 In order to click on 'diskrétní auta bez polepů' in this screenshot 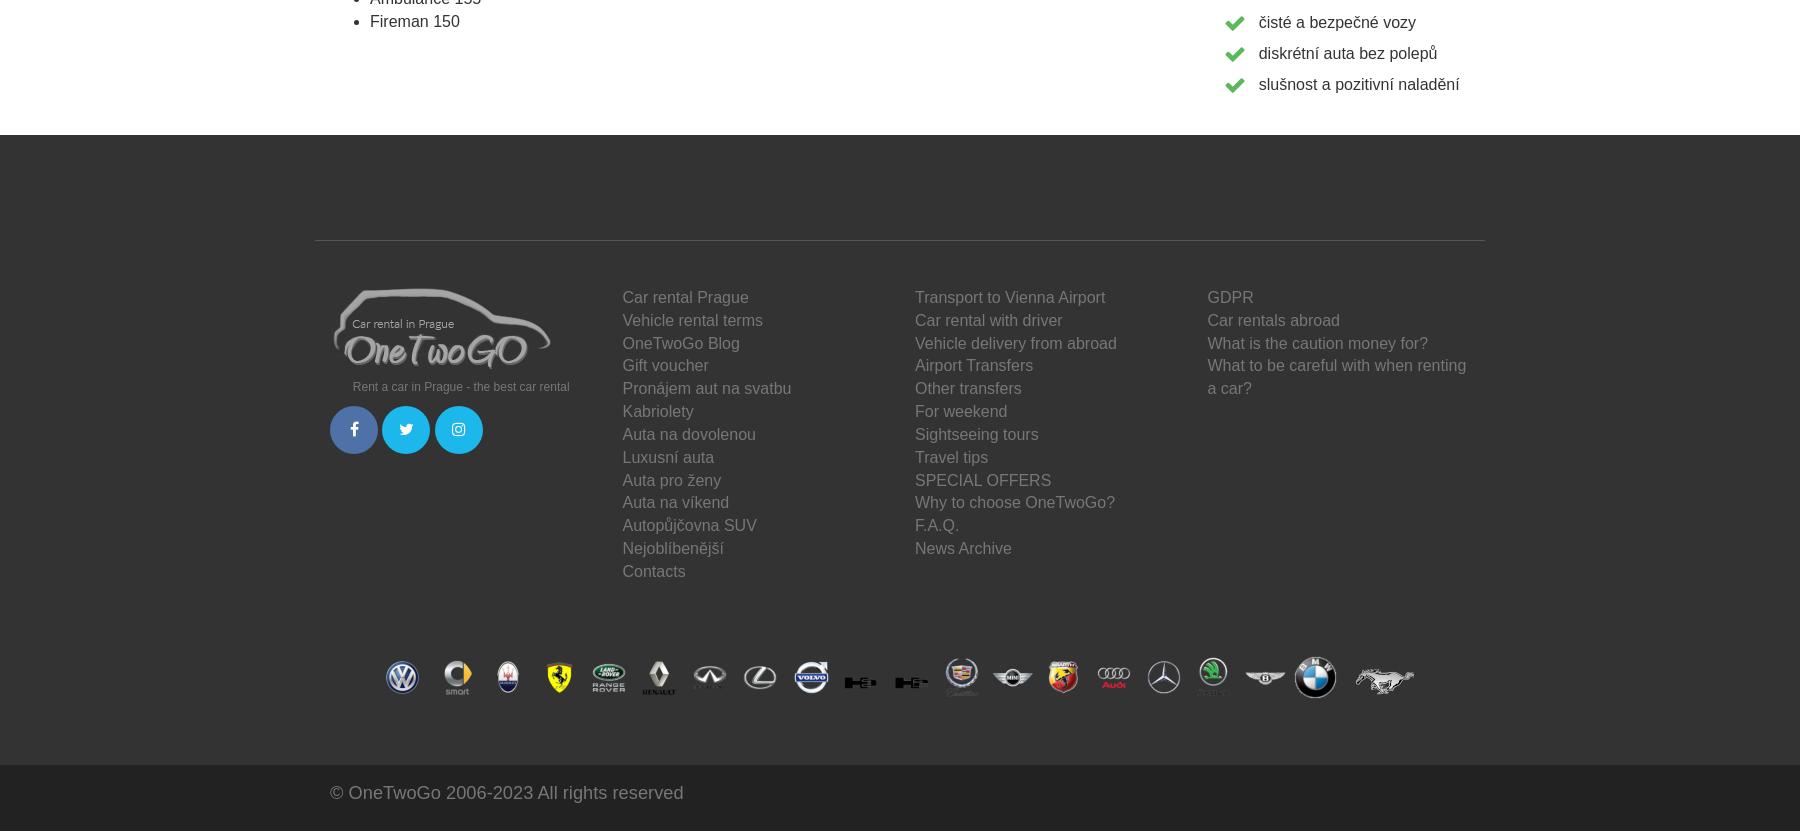, I will do `click(1347, 51)`.